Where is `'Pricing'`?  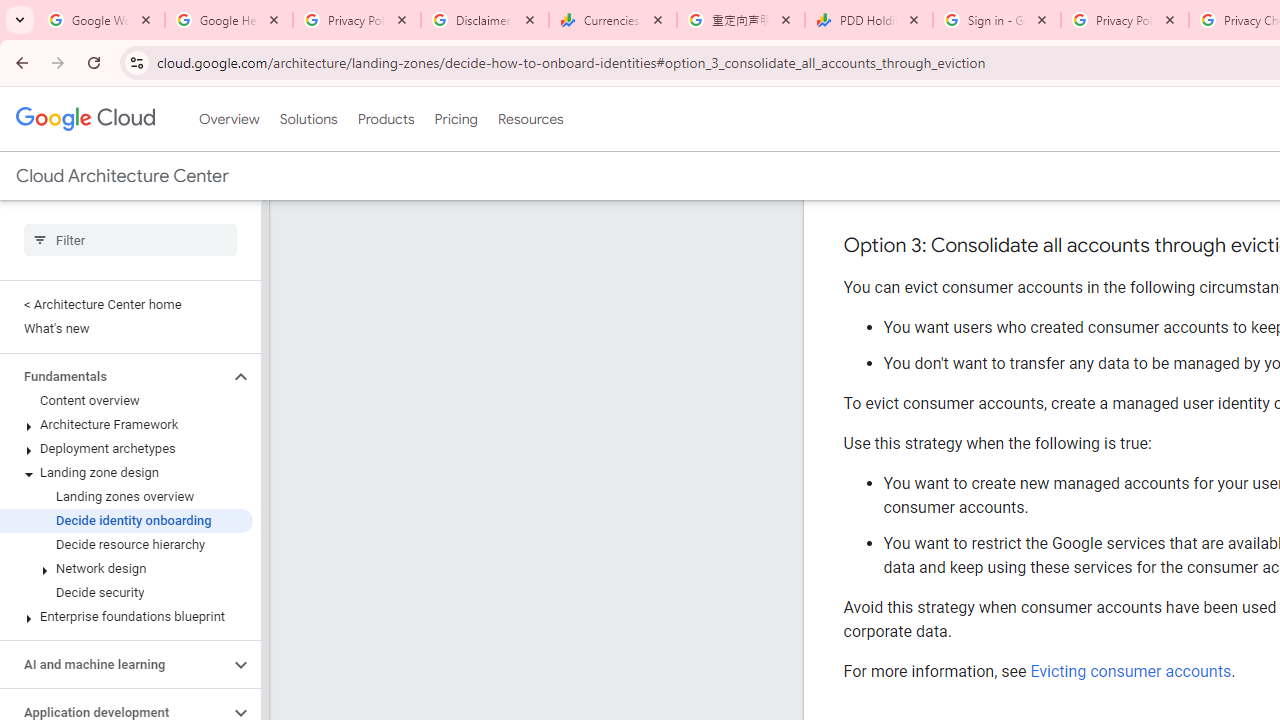 'Pricing' is located at coordinates (454, 119).